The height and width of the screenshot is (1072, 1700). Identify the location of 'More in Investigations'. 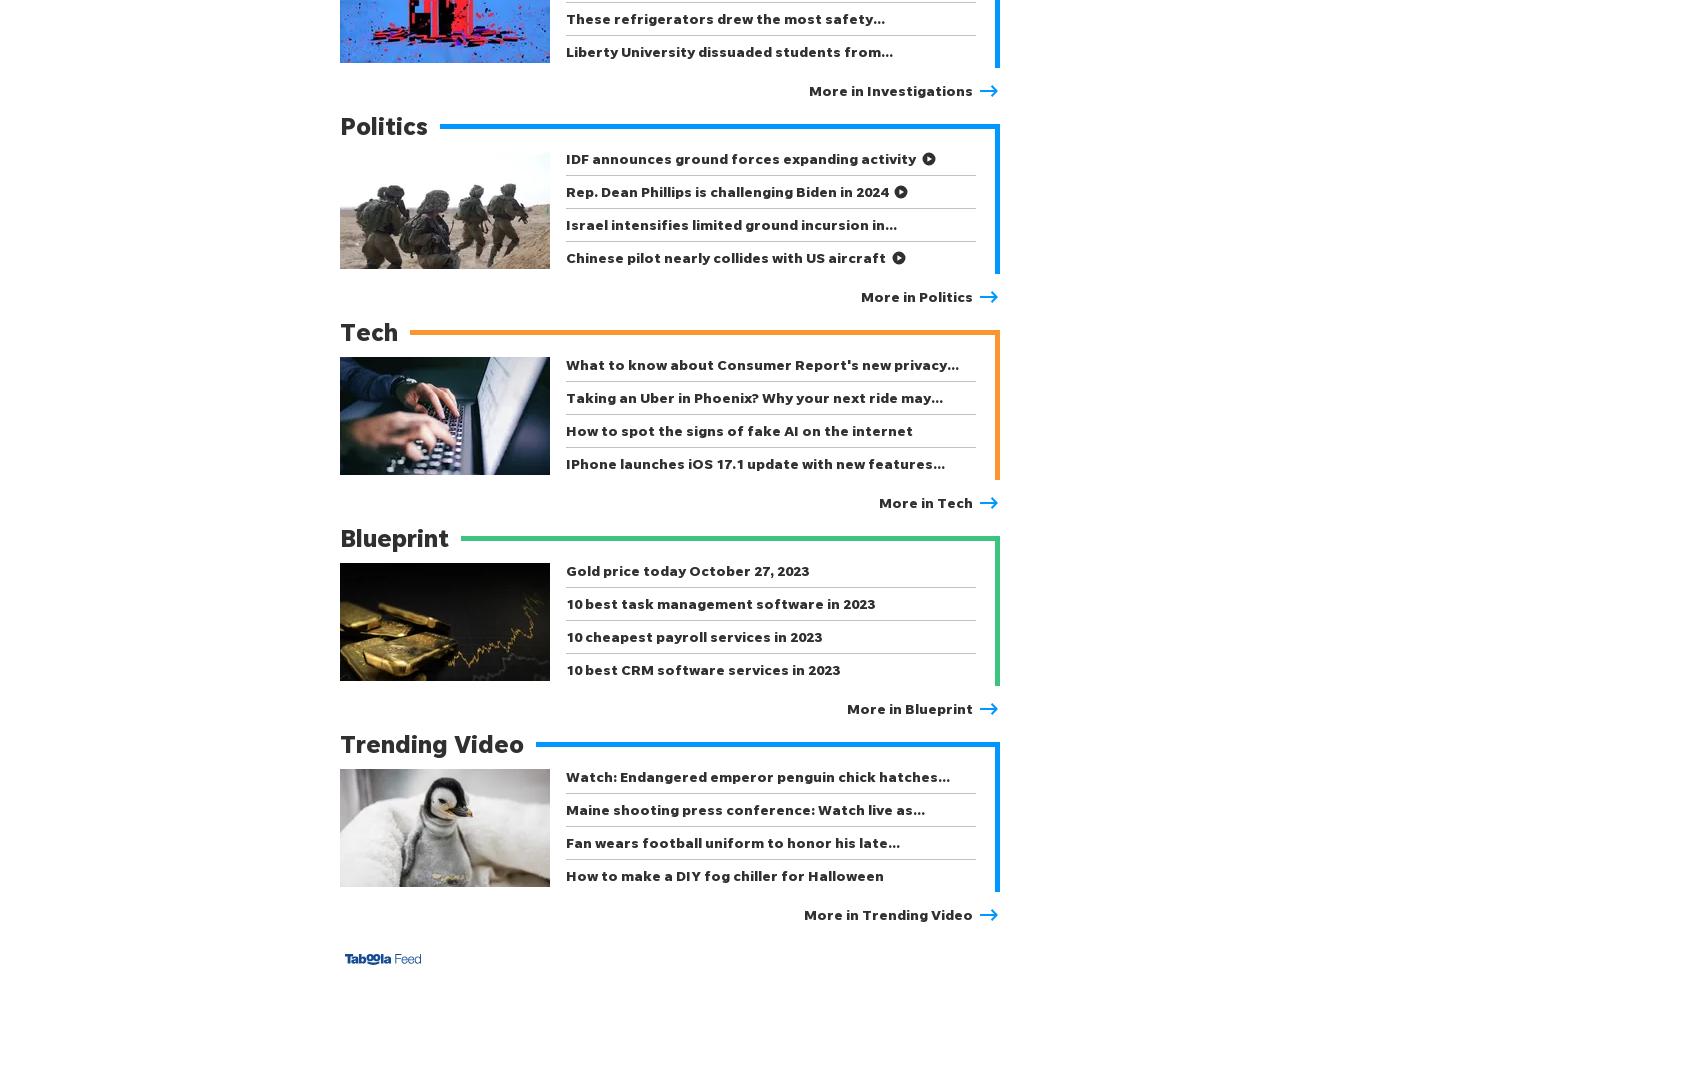
(890, 90).